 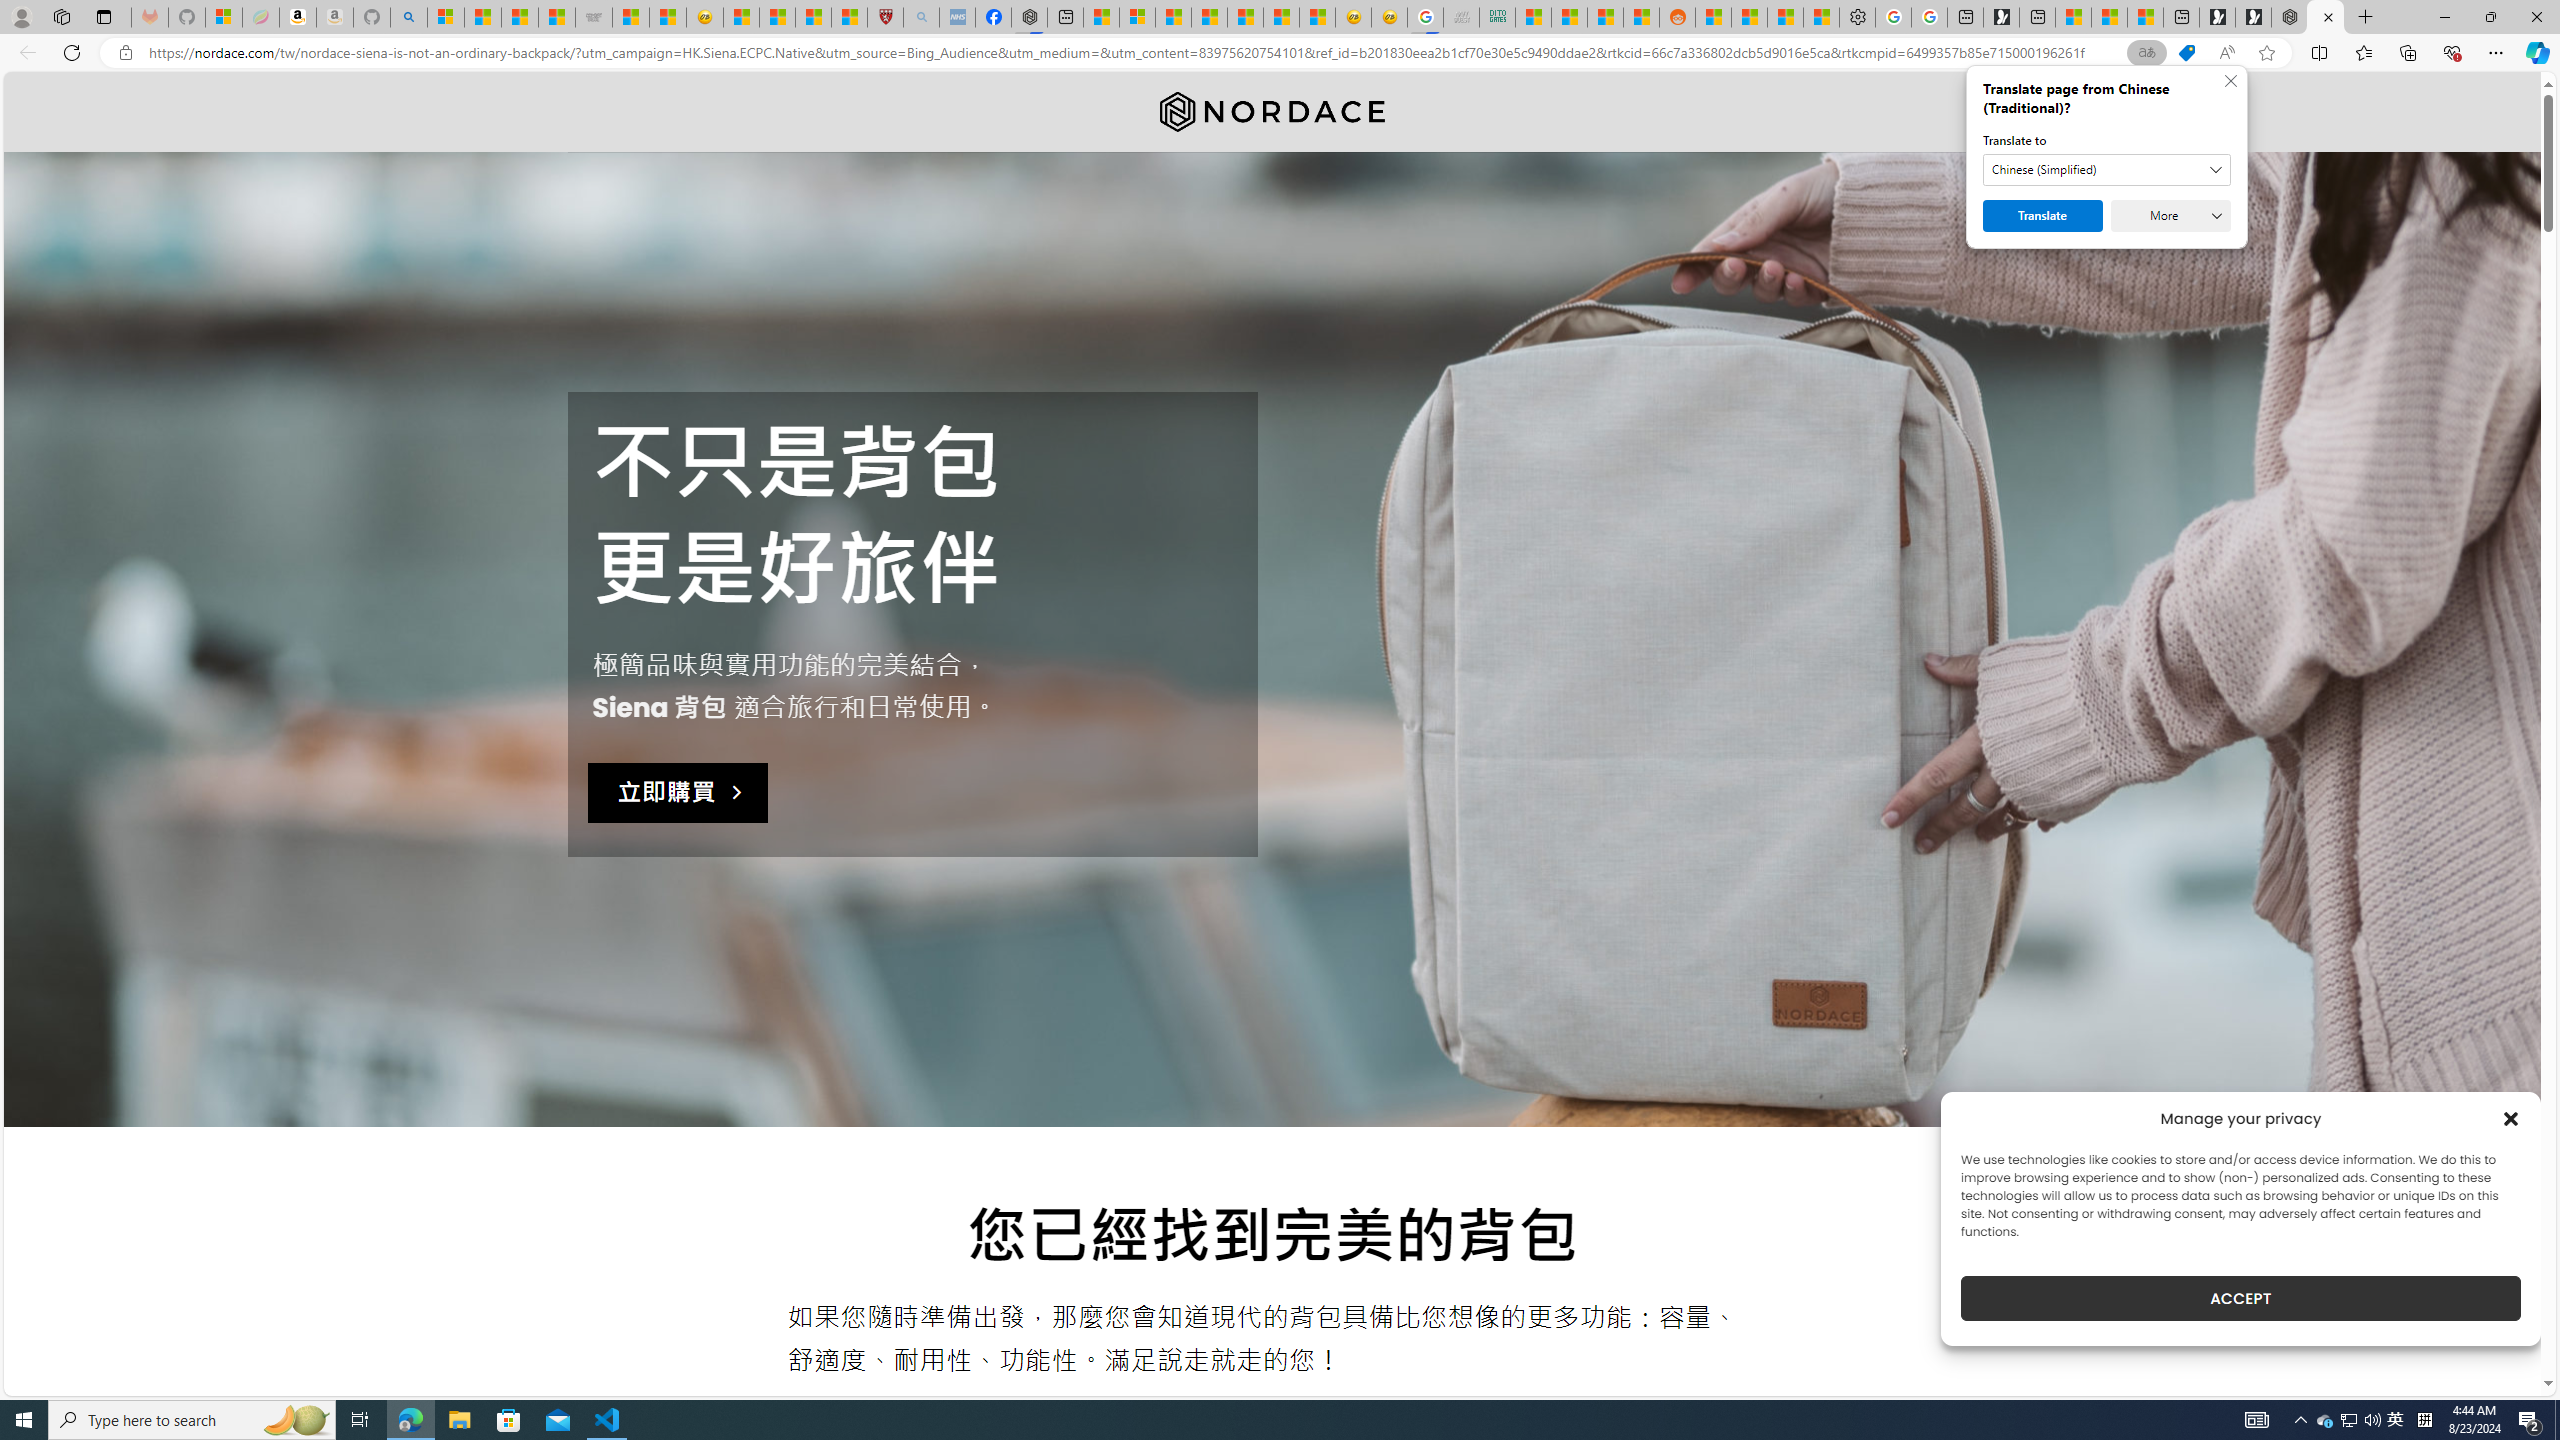 I want to click on 'More', so click(x=2169, y=215).